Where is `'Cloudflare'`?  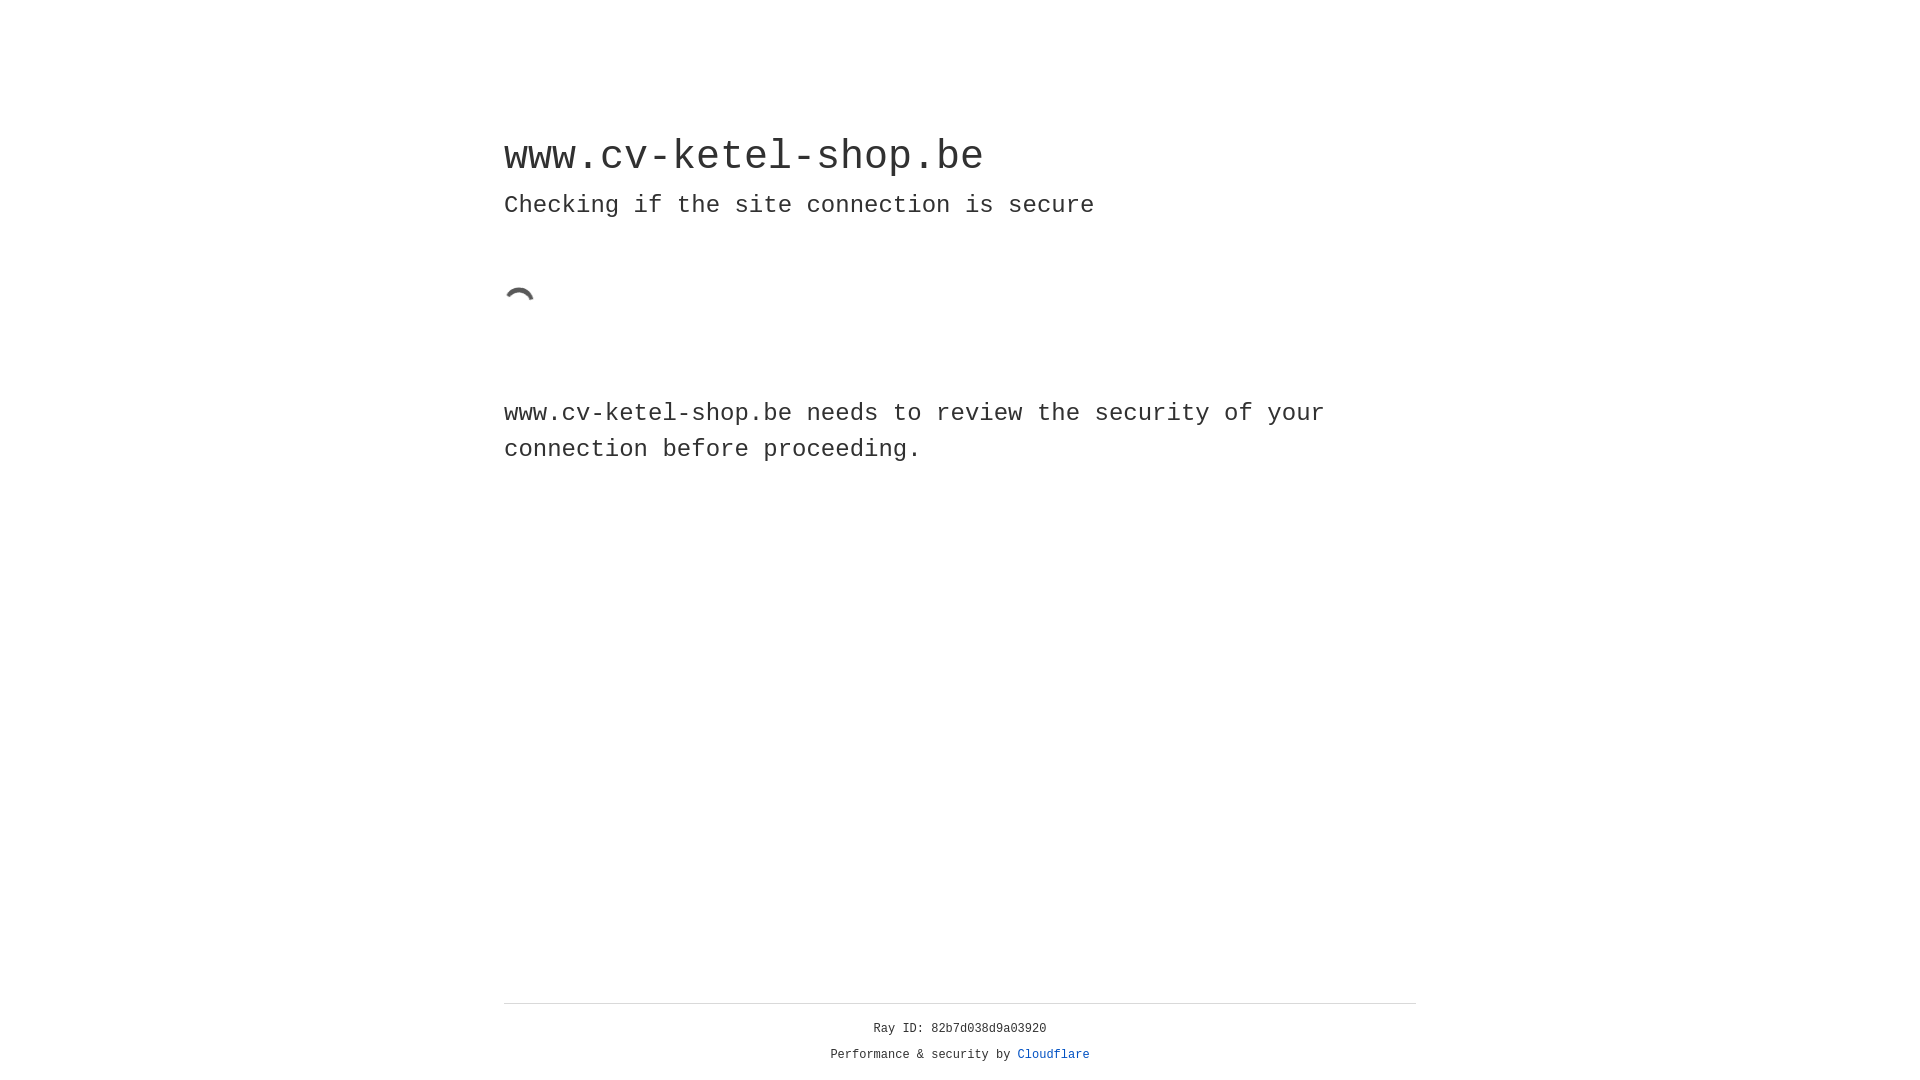 'Cloudflare' is located at coordinates (1053, 1054).